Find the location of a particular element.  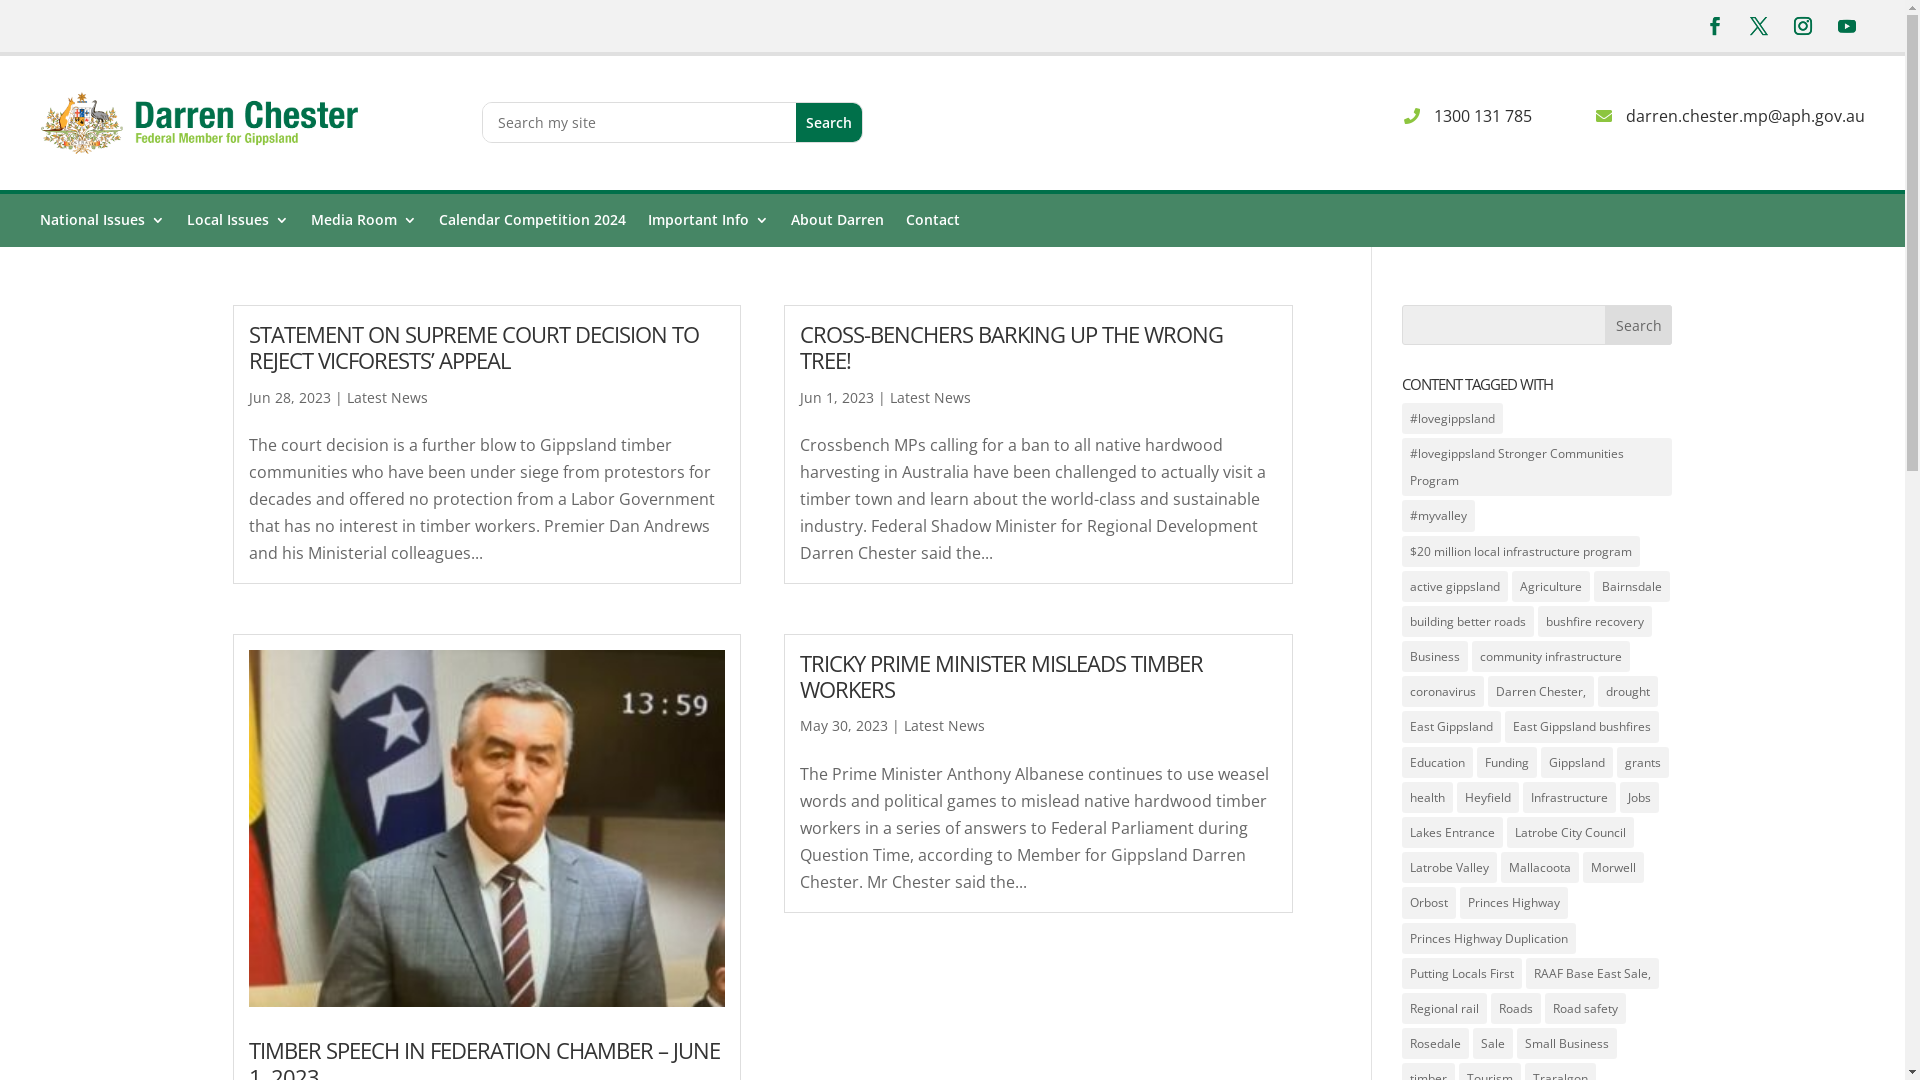

'health' is located at coordinates (1426, 796).